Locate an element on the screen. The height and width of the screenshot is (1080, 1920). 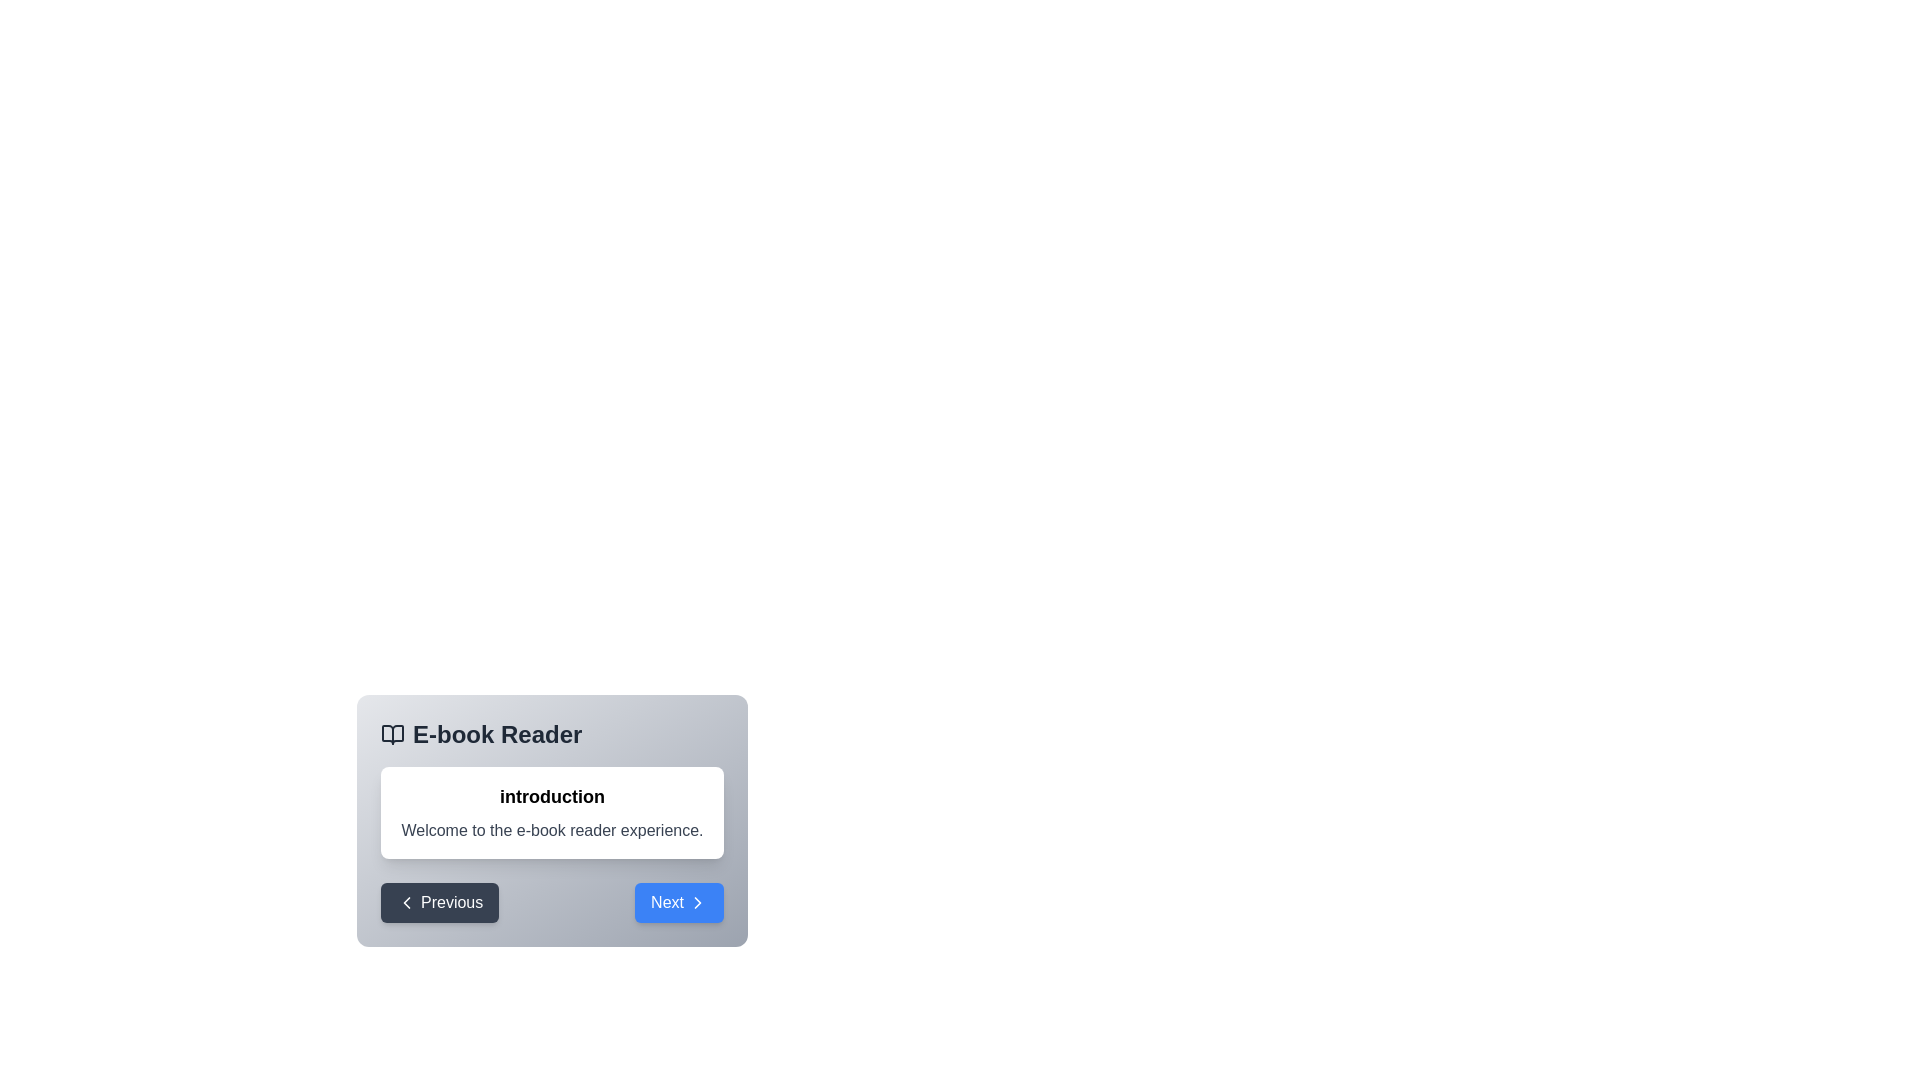
the left-pointing triangular arrow icon that is part of the graphical chevron icon located near the 'Previous' button at the bottom left corner of the dialog box is located at coordinates (406, 902).